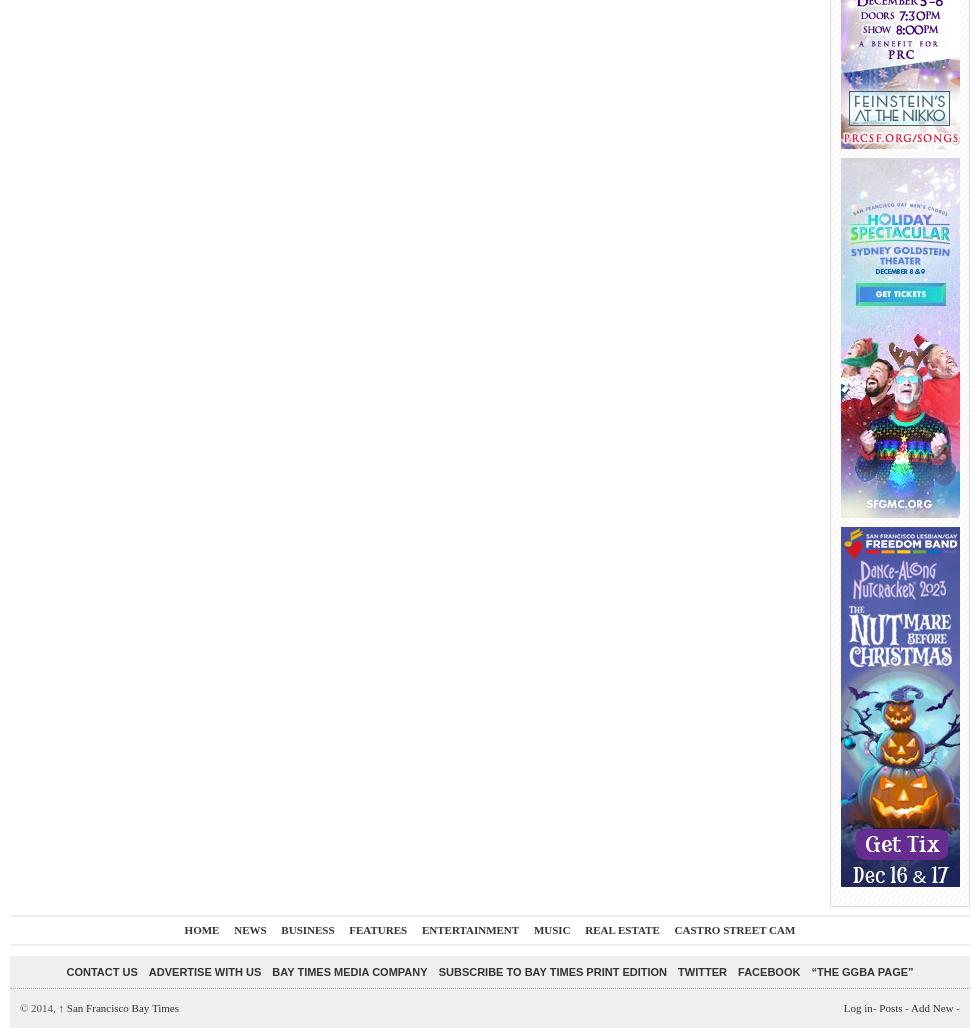  Describe the element at coordinates (101, 970) in the screenshot. I see `'Contact Us'` at that location.